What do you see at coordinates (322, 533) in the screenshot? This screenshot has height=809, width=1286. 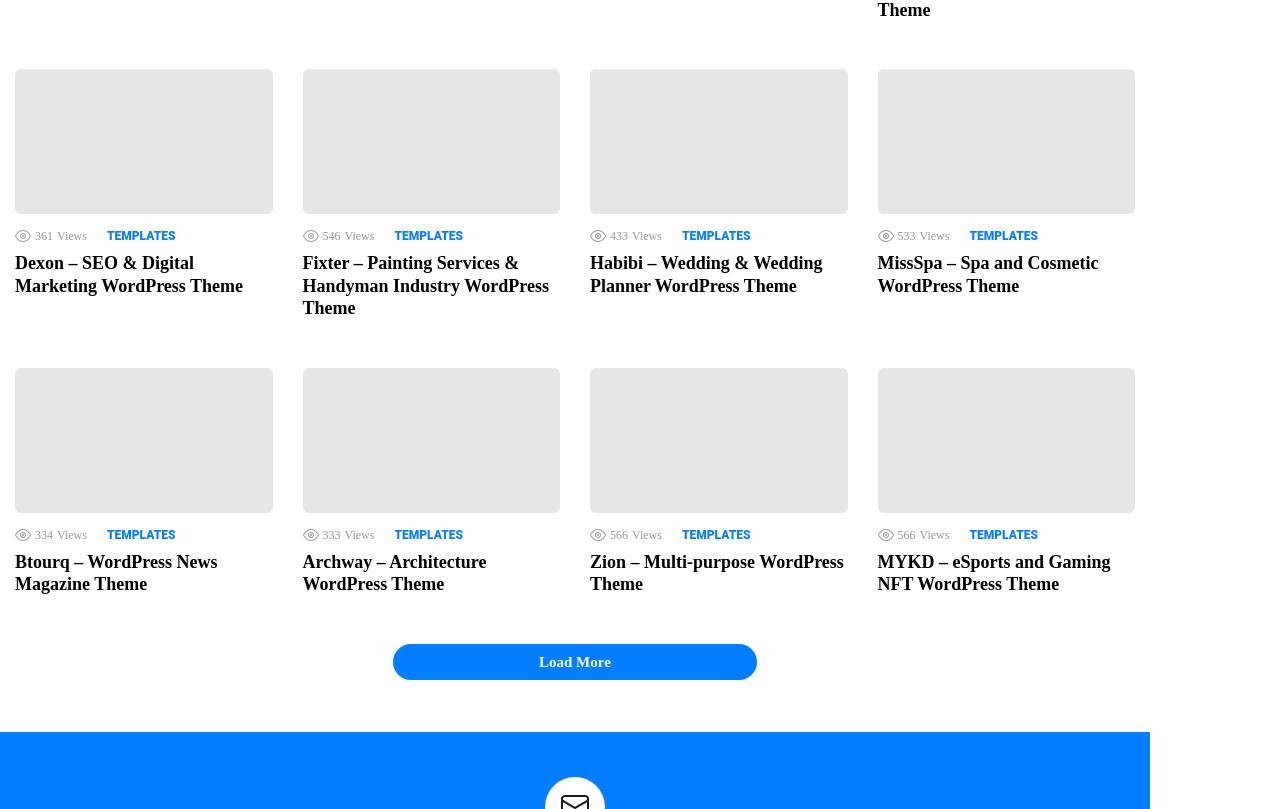 I see `'333'` at bounding box center [322, 533].